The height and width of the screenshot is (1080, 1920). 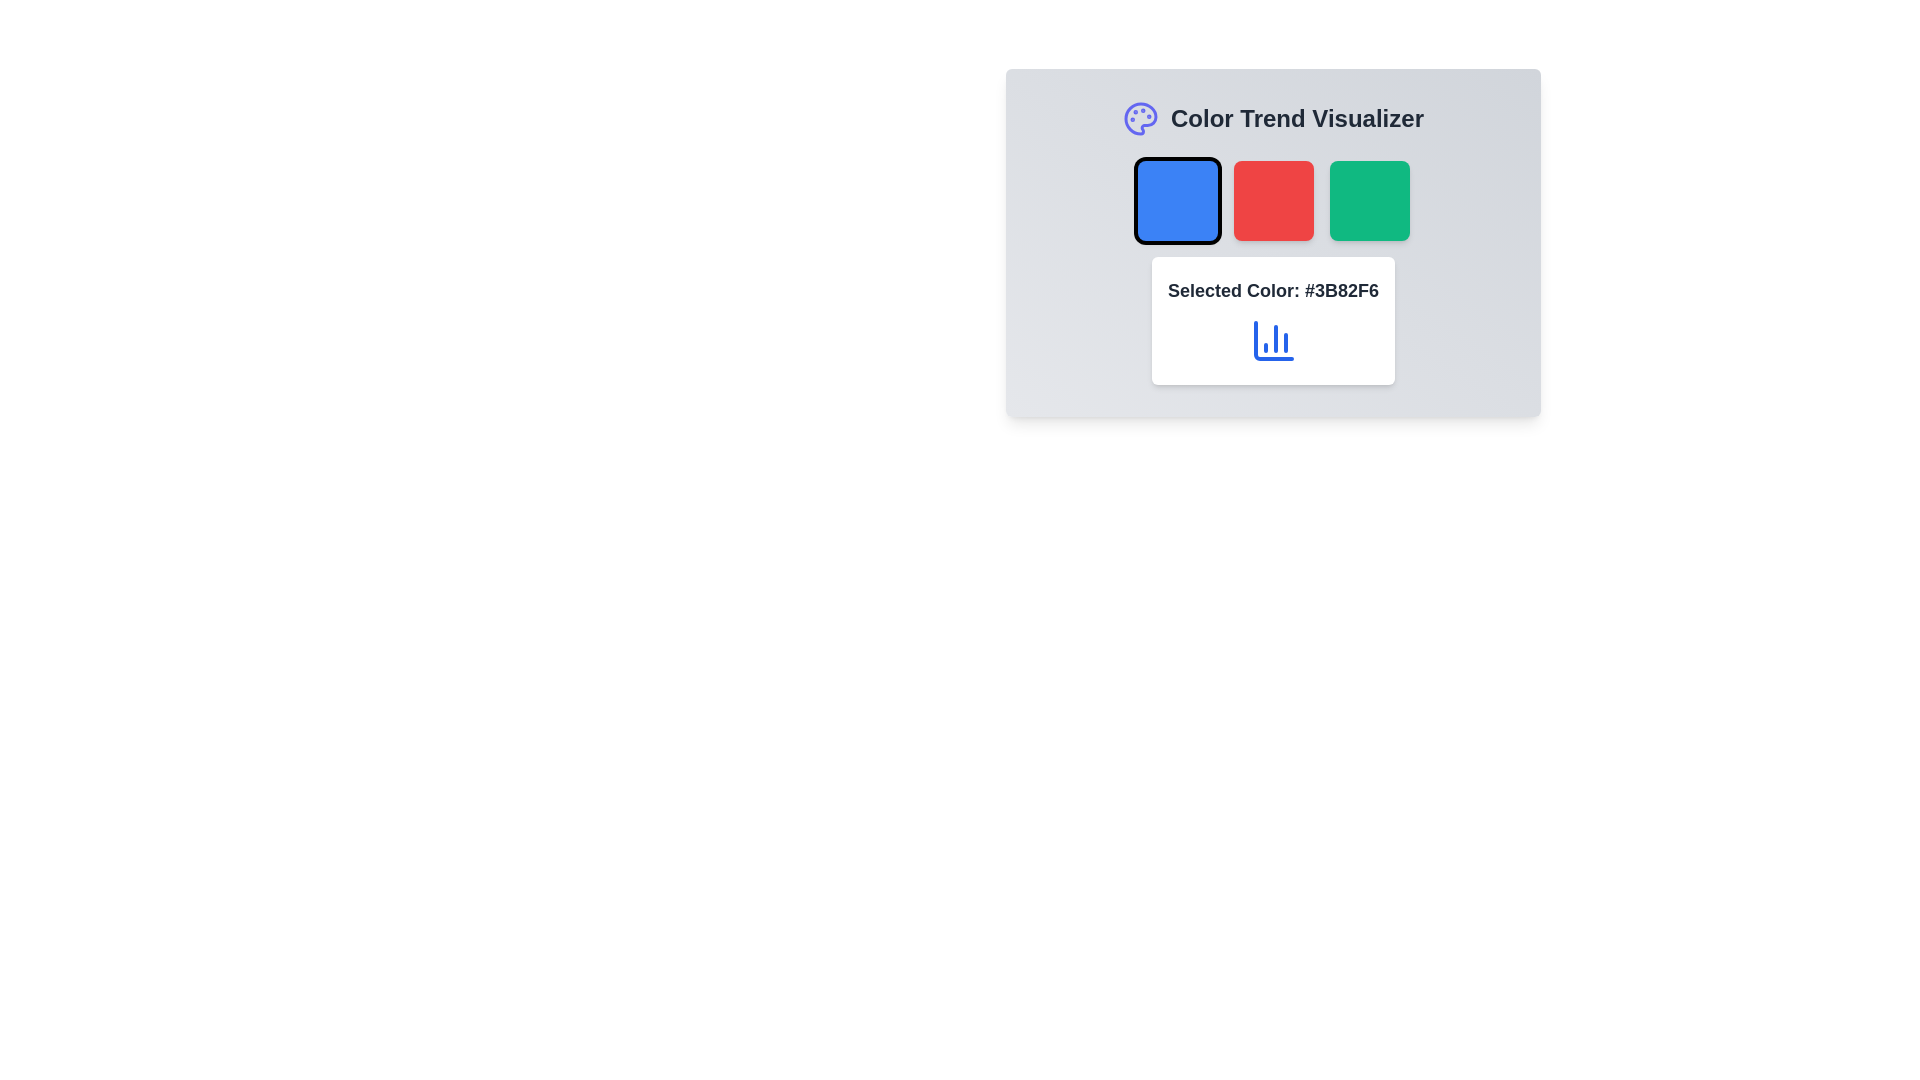 What do you see at coordinates (1141, 119) in the screenshot?
I see `the circular indigo blue painter's palette icon located to the far left of the 'Color Trend Visualizer' component` at bounding box center [1141, 119].